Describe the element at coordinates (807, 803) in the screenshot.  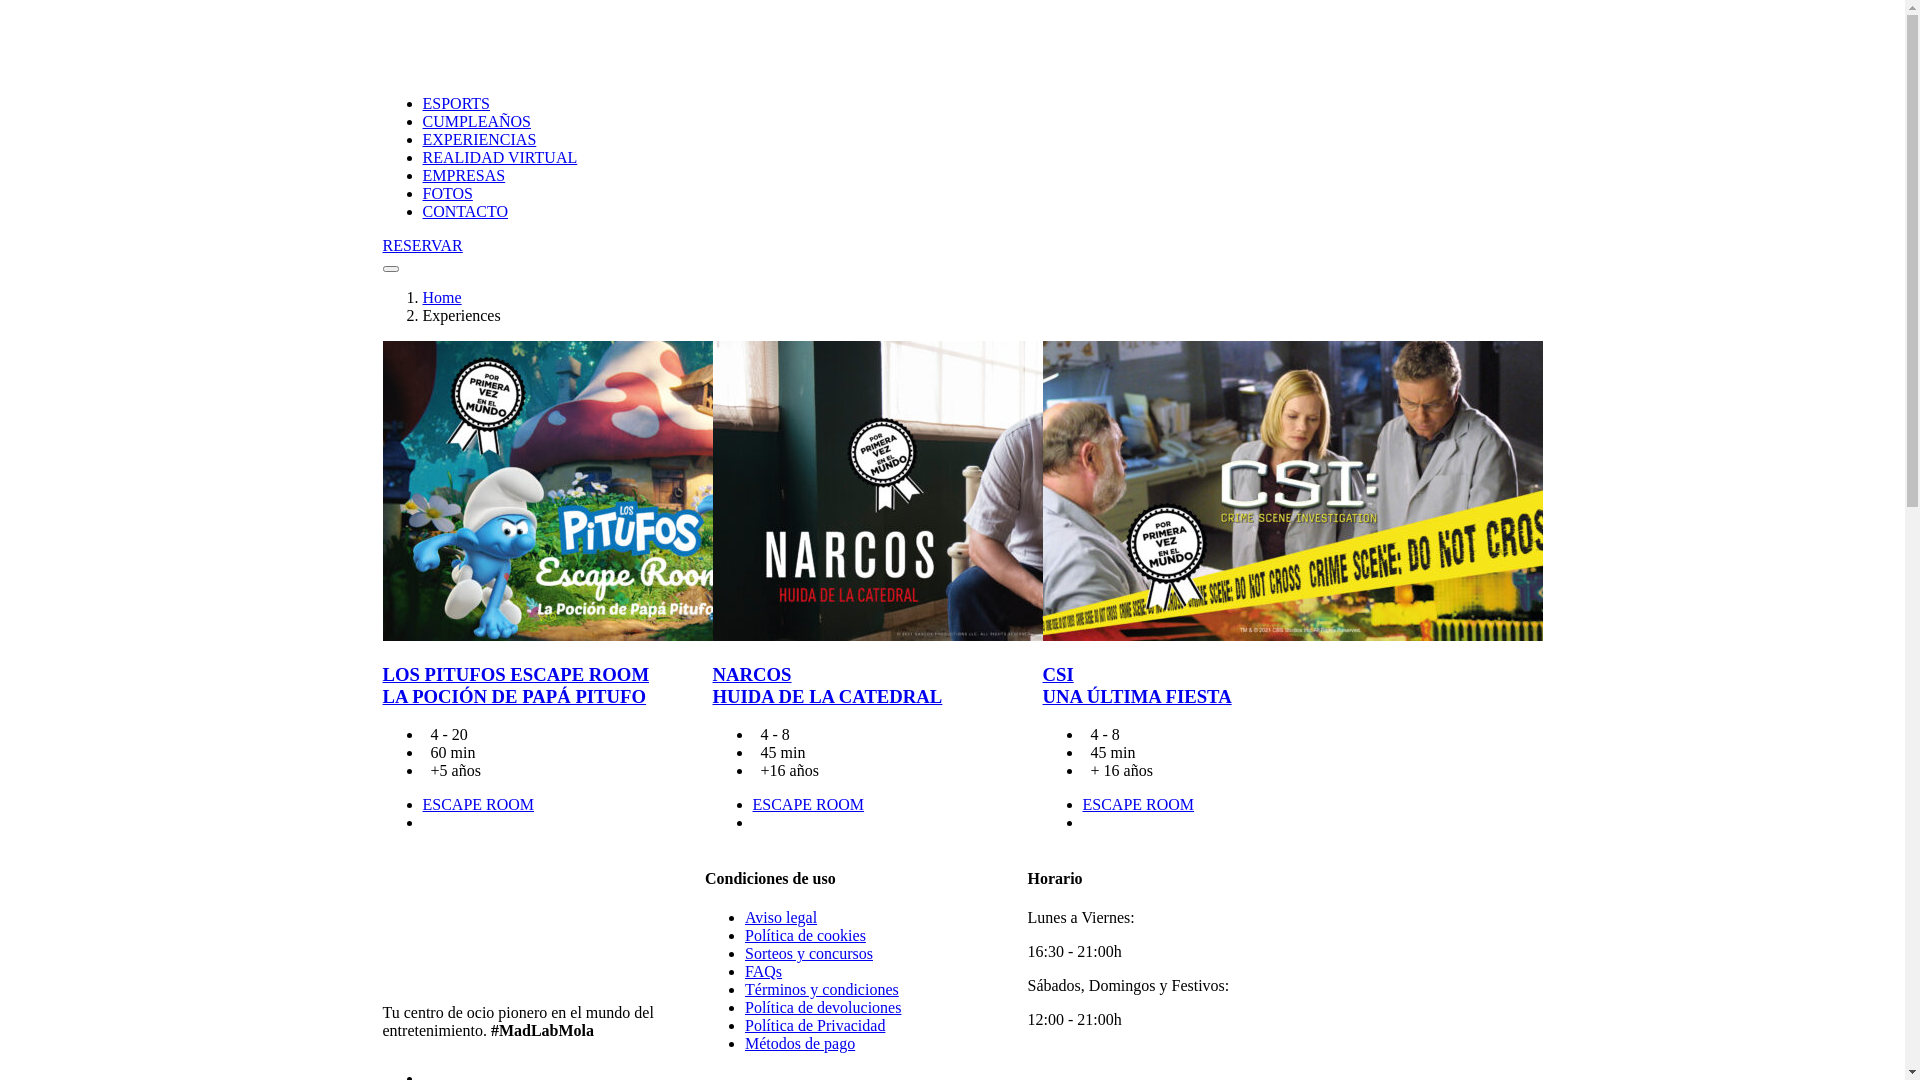
I see `'ESCAPE ROOM'` at that location.